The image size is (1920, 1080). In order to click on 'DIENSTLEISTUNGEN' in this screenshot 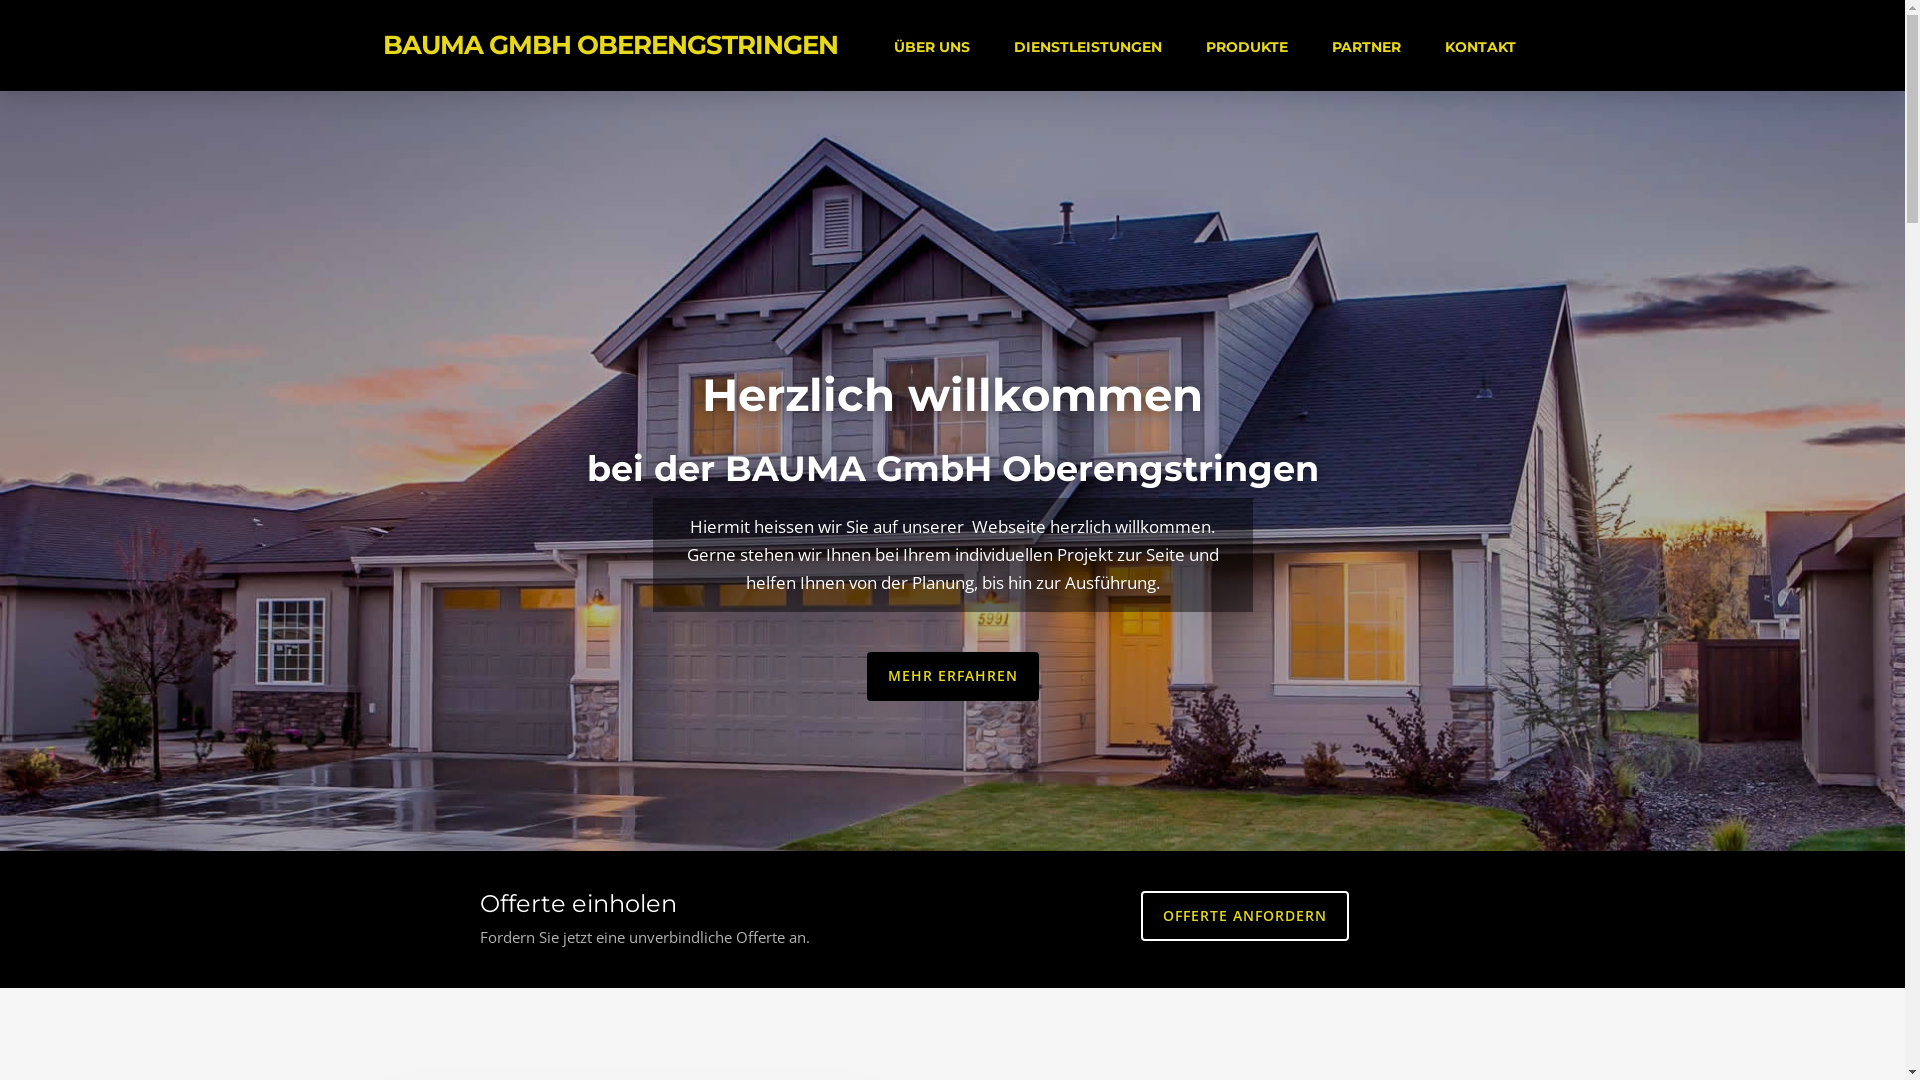, I will do `click(1087, 45)`.